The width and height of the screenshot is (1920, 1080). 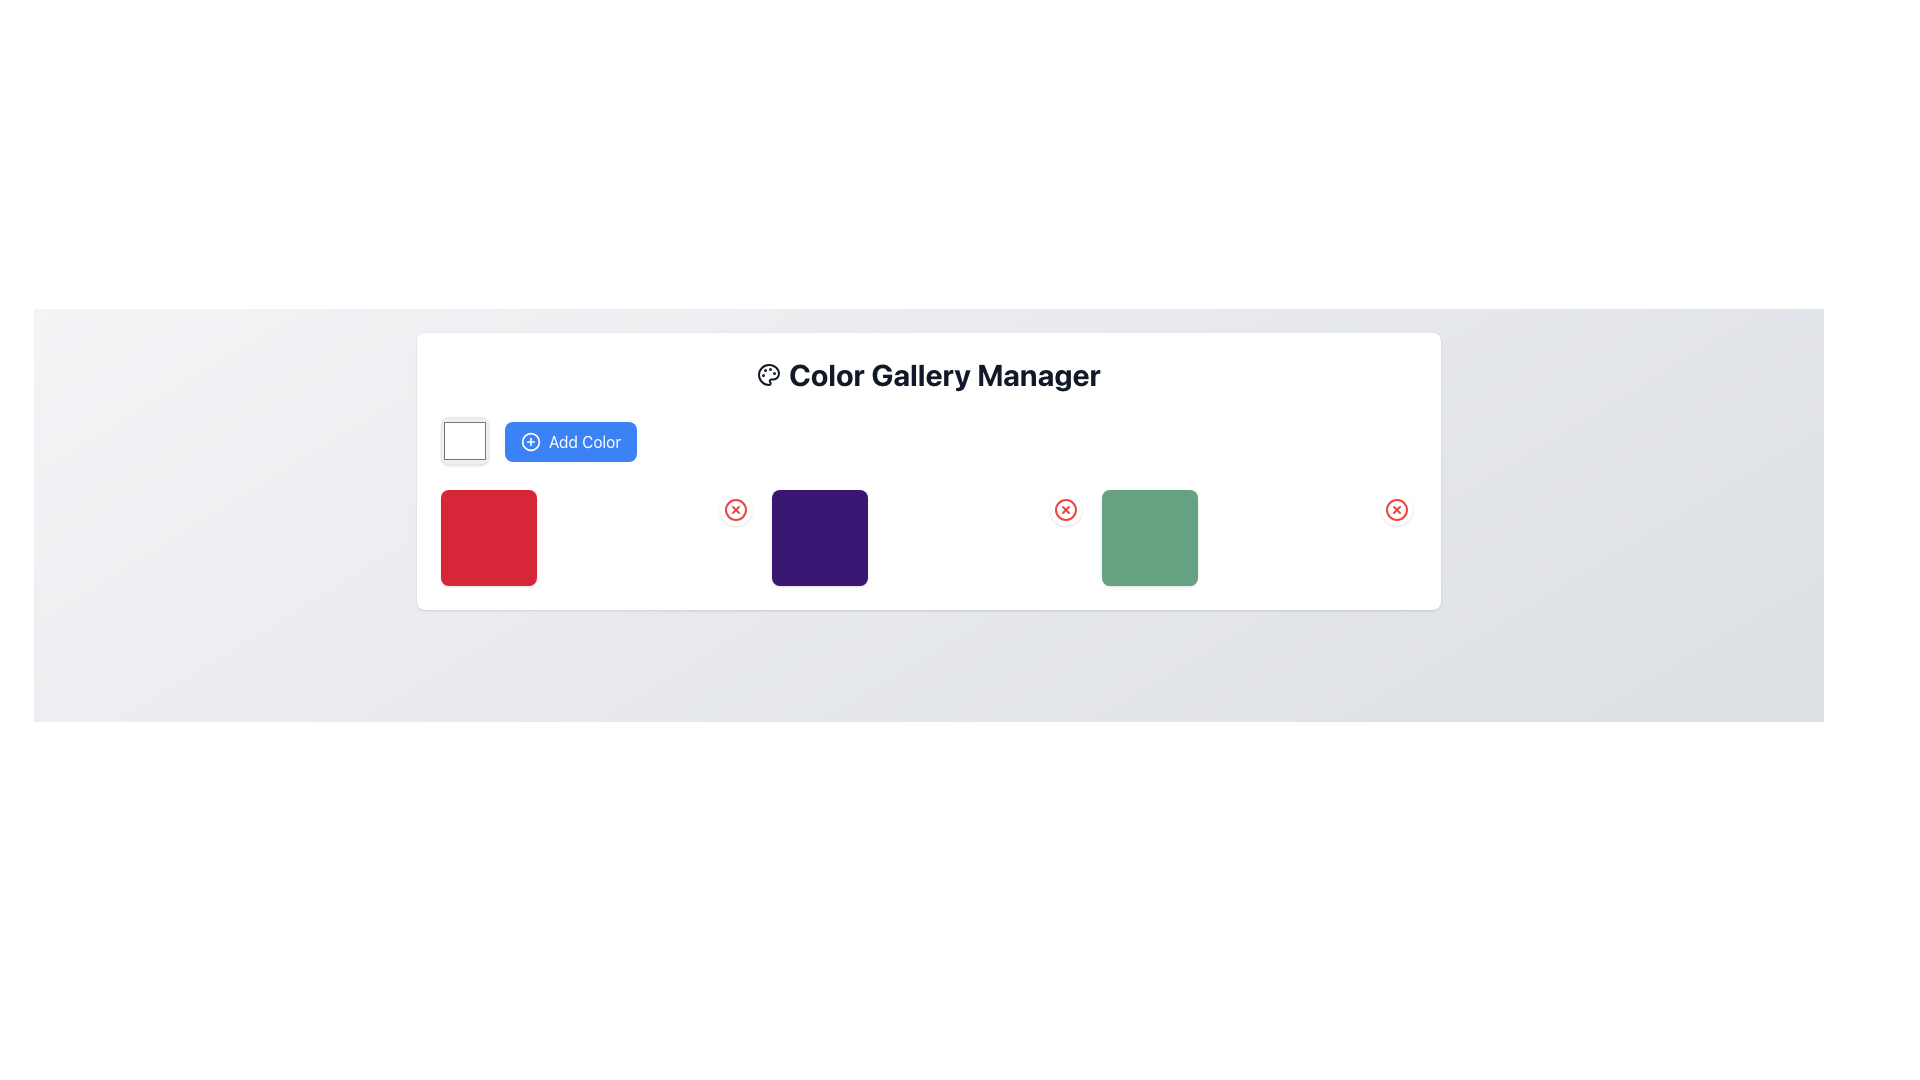 I want to click on the circular red 'X' icon, which is part of the delete button, so click(x=1064, y=508).